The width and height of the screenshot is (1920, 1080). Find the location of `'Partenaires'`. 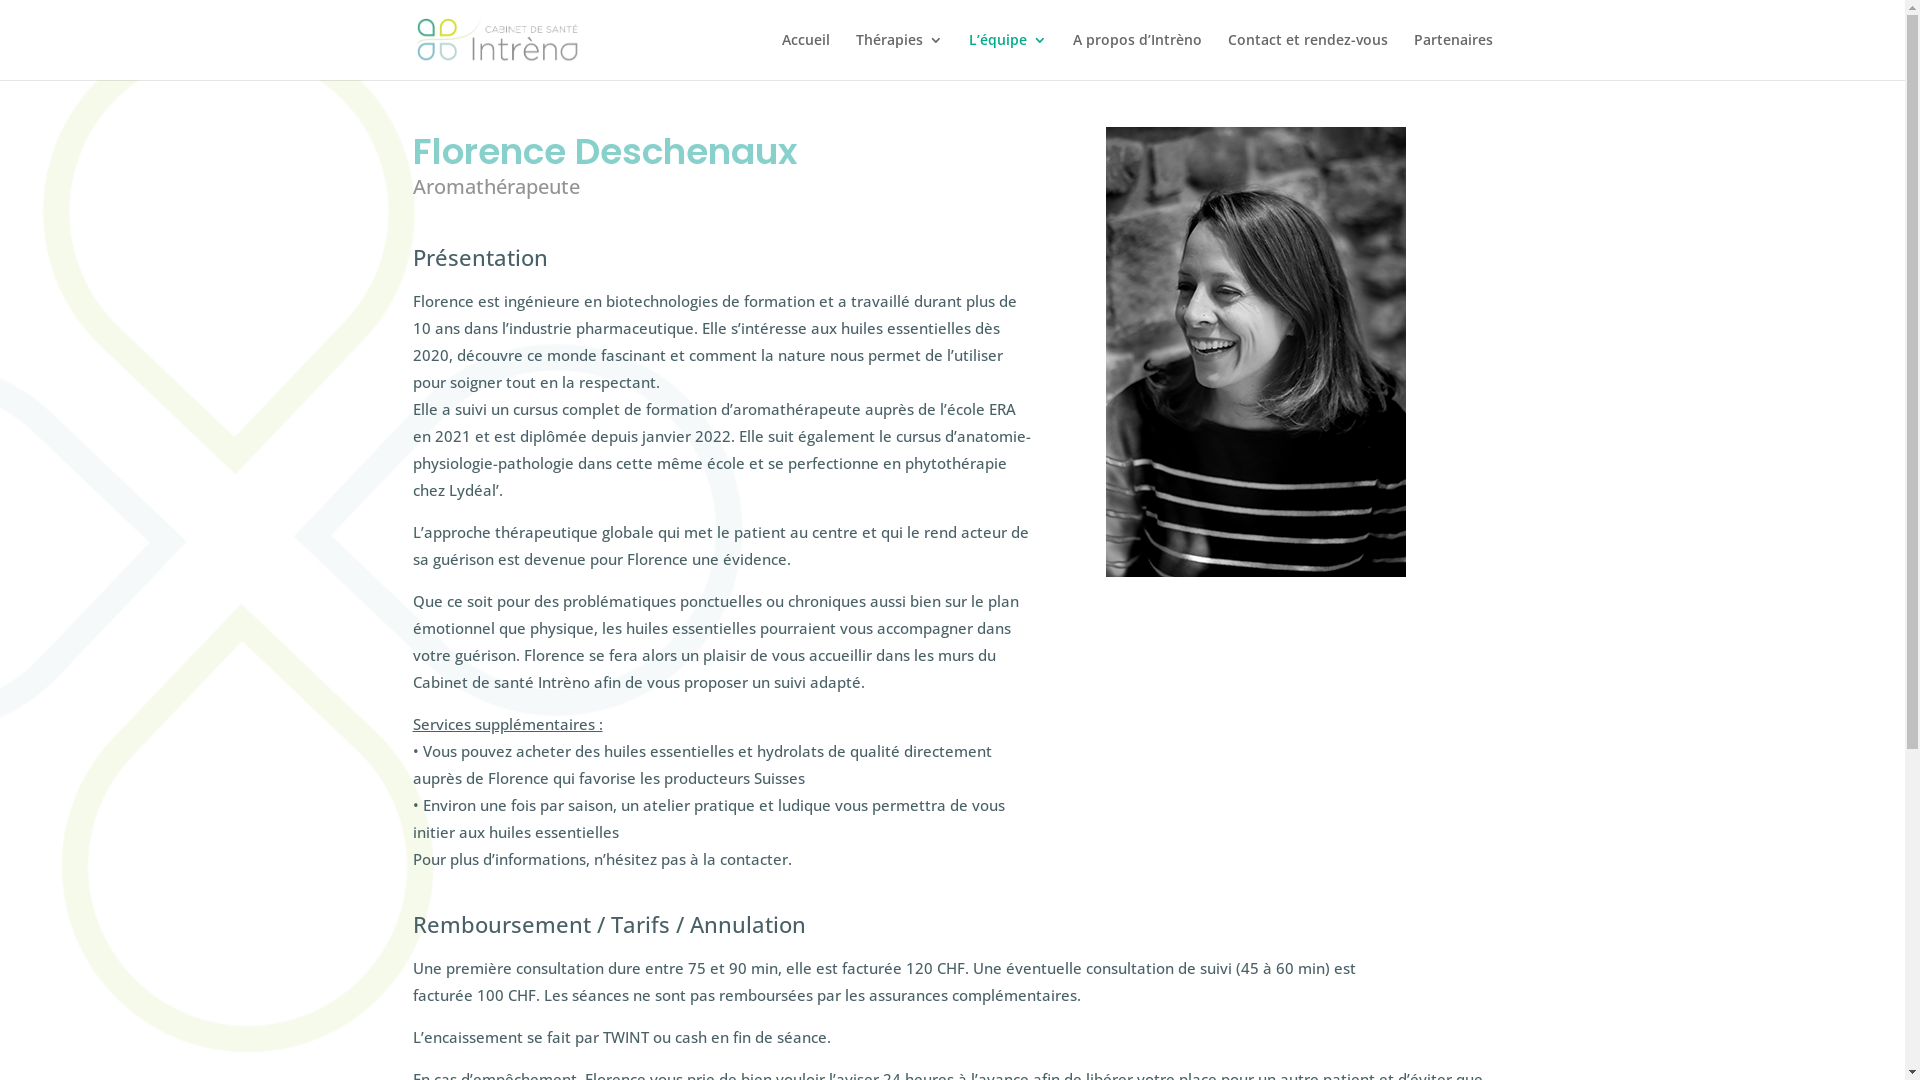

'Partenaires' is located at coordinates (1453, 55).